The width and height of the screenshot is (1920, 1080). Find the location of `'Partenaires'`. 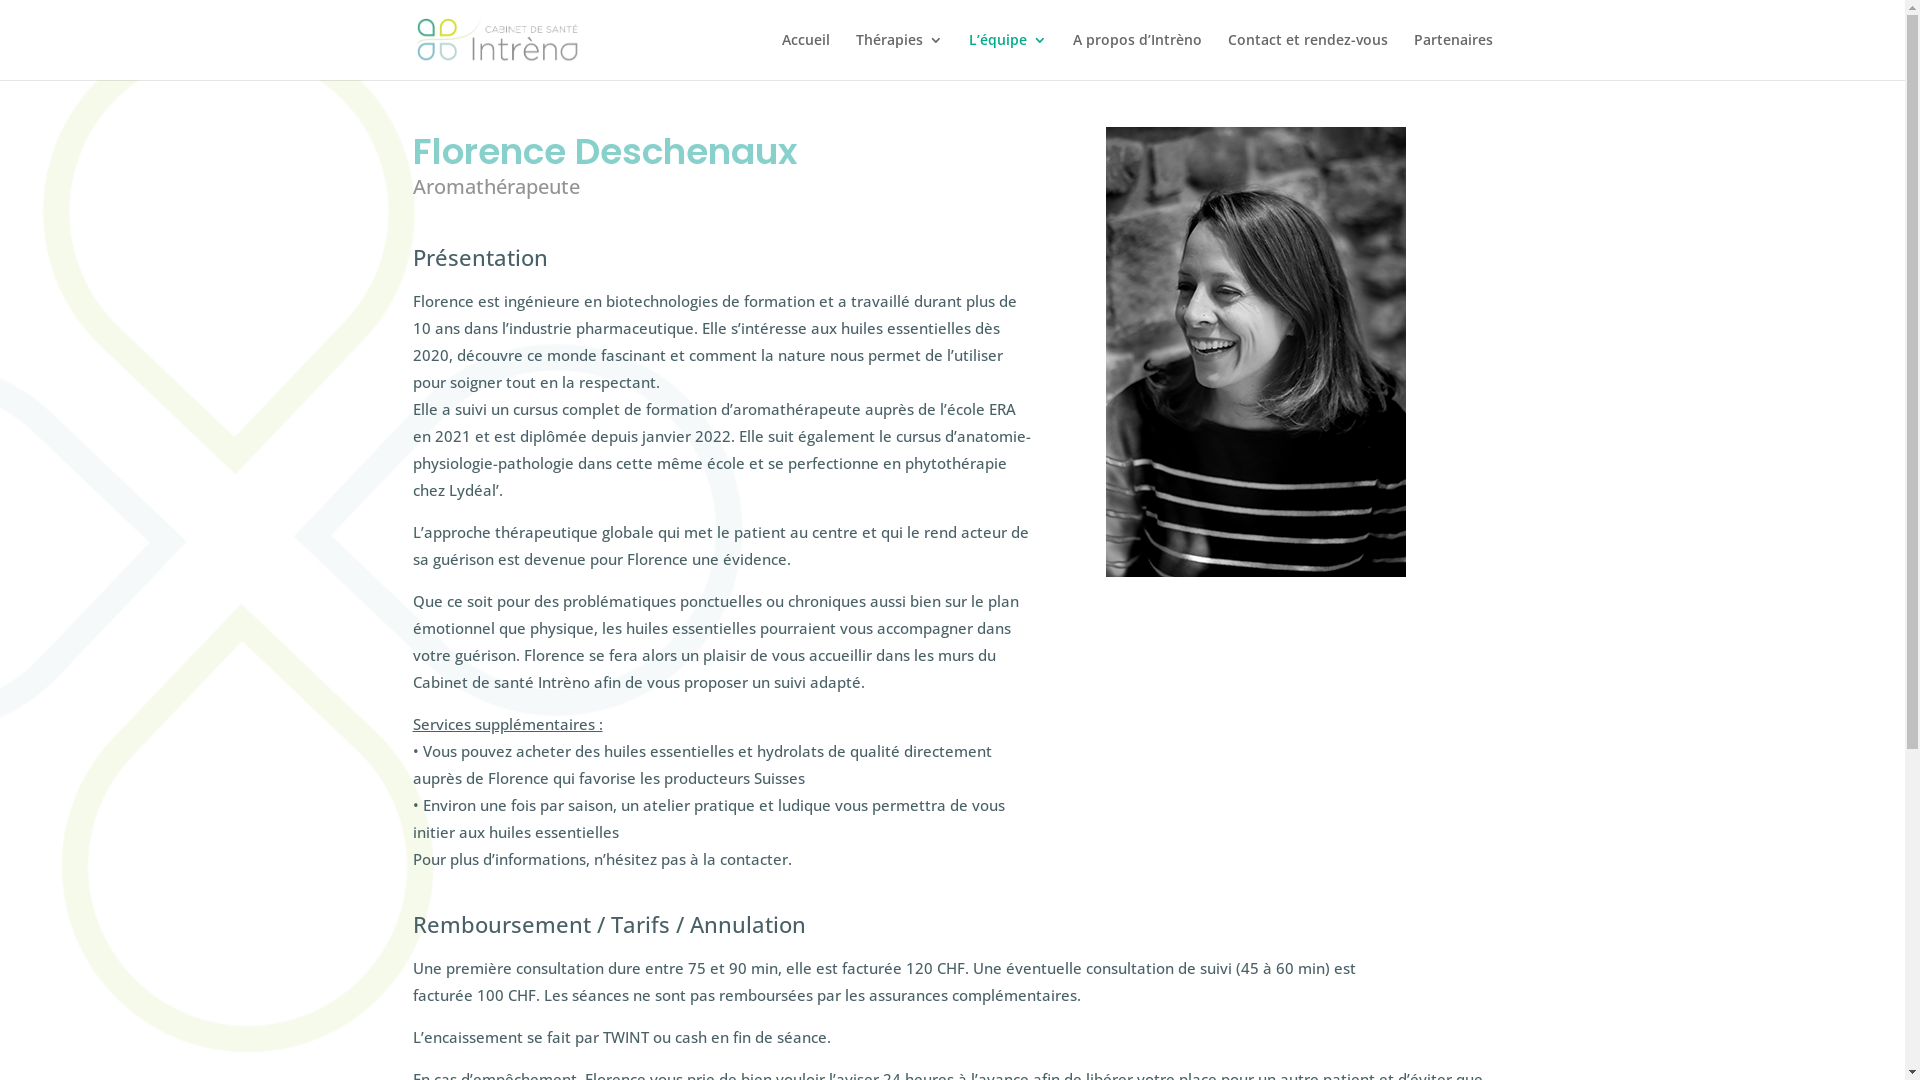

'Partenaires' is located at coordinates (1453, 55).